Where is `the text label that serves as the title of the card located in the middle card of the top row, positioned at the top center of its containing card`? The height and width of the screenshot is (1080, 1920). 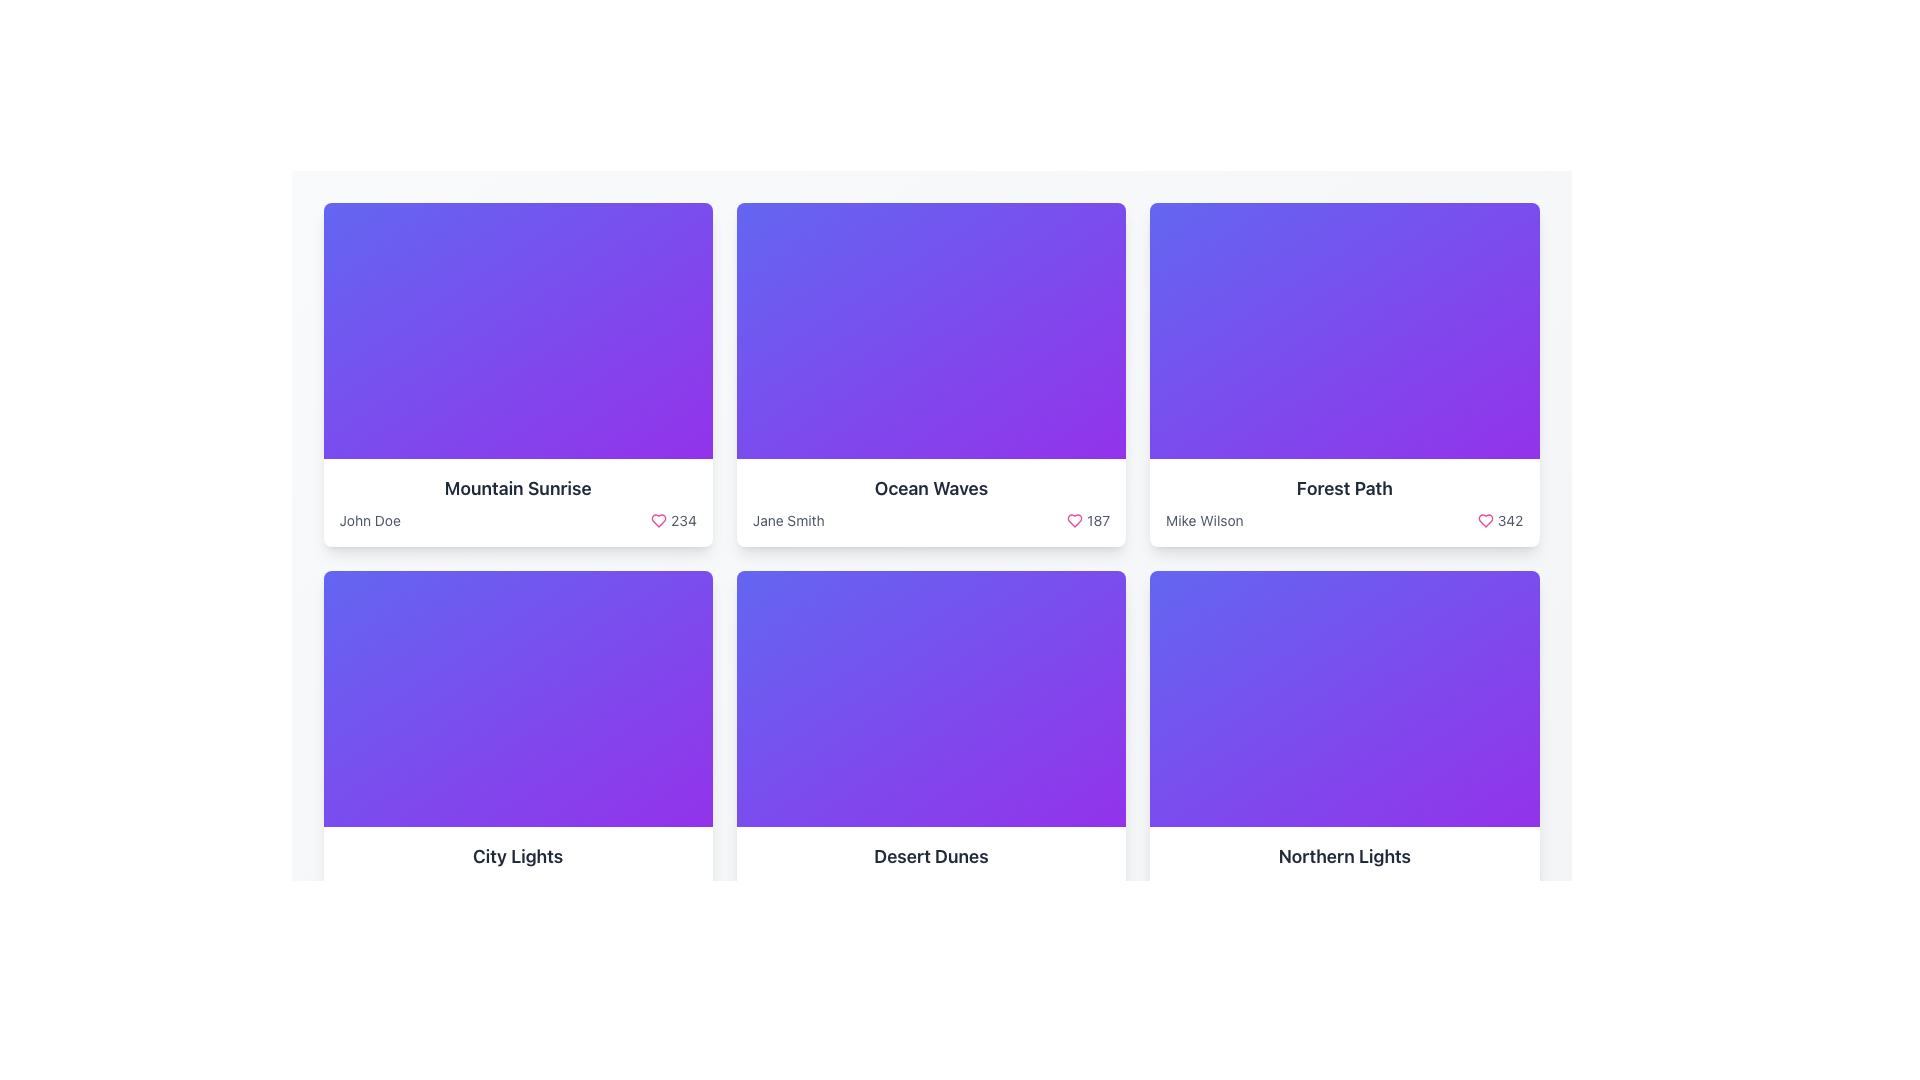 the text label that serves as the title of the card located in the middle card of the top row, positioned at the top center of its containing card is located at coordinates (930, 489).